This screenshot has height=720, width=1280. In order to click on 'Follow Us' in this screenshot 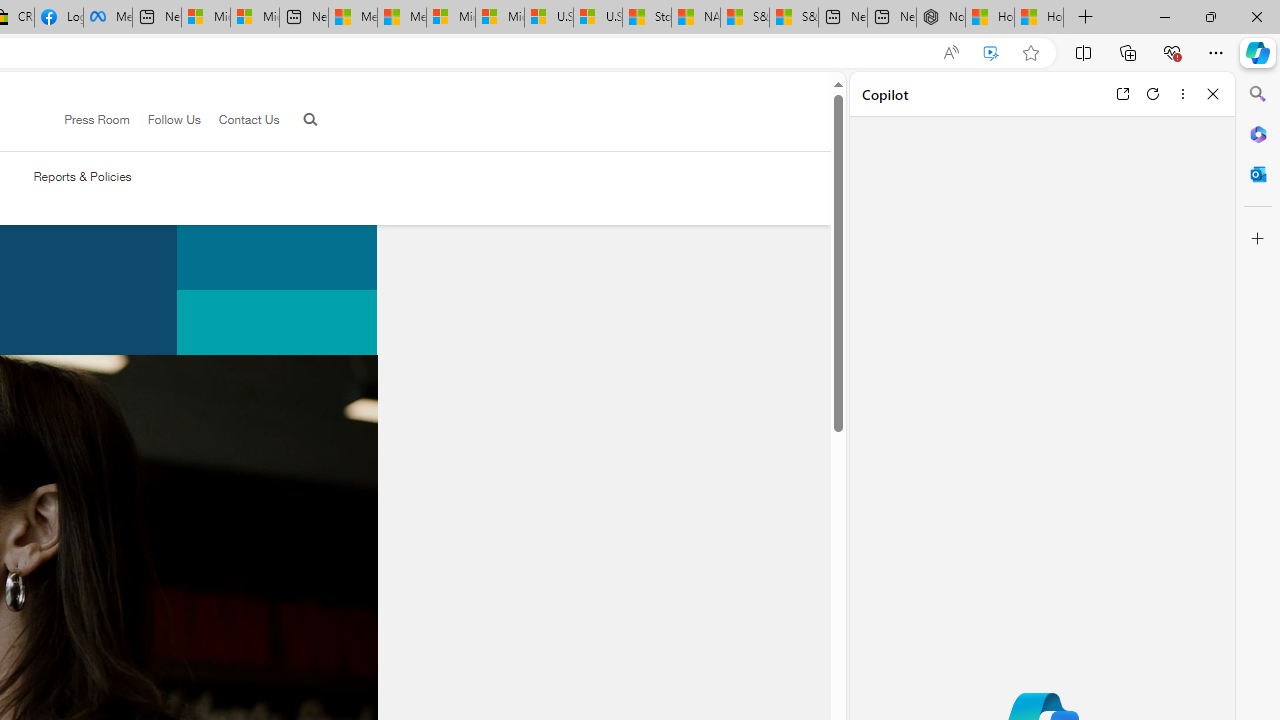, I will do `click(174, 119)`.